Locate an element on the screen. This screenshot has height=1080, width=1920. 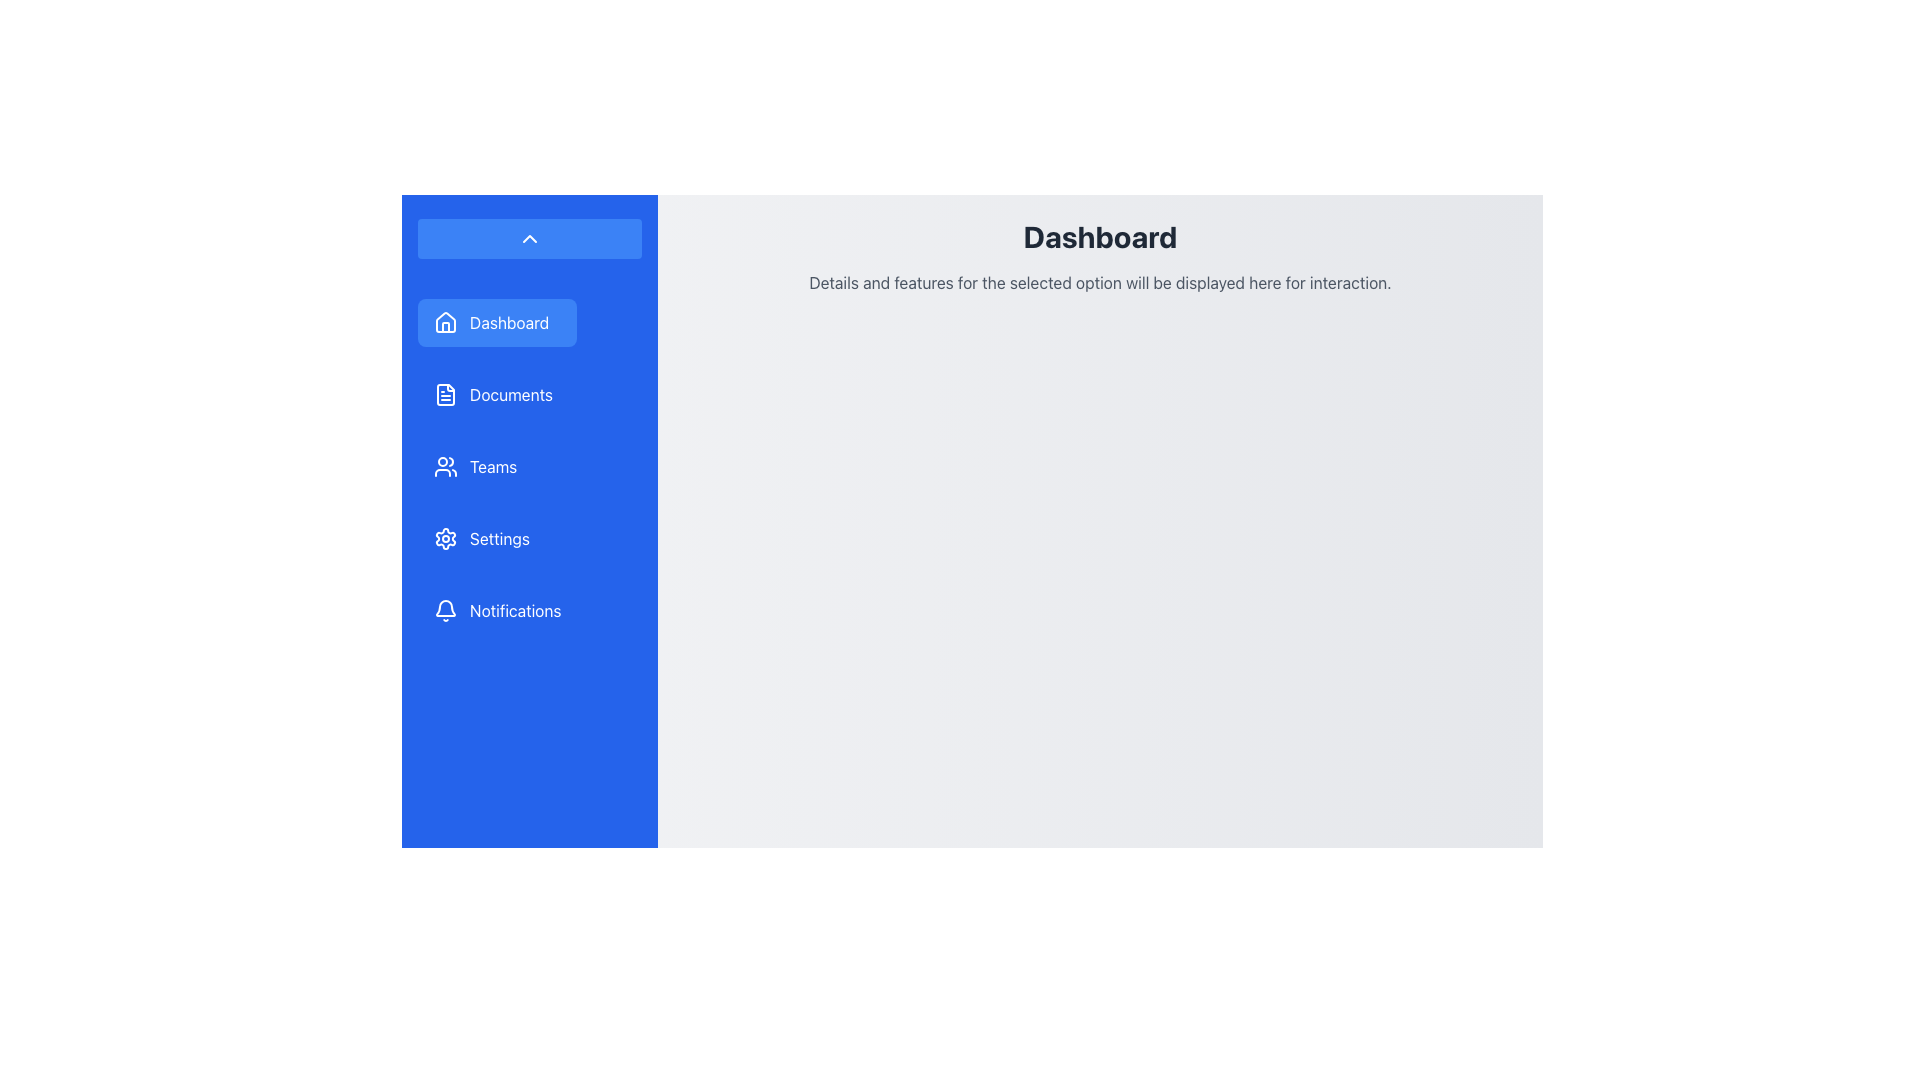
the Dashboard icon located on the blue sidebar menu is located at coordinates (445, 322).